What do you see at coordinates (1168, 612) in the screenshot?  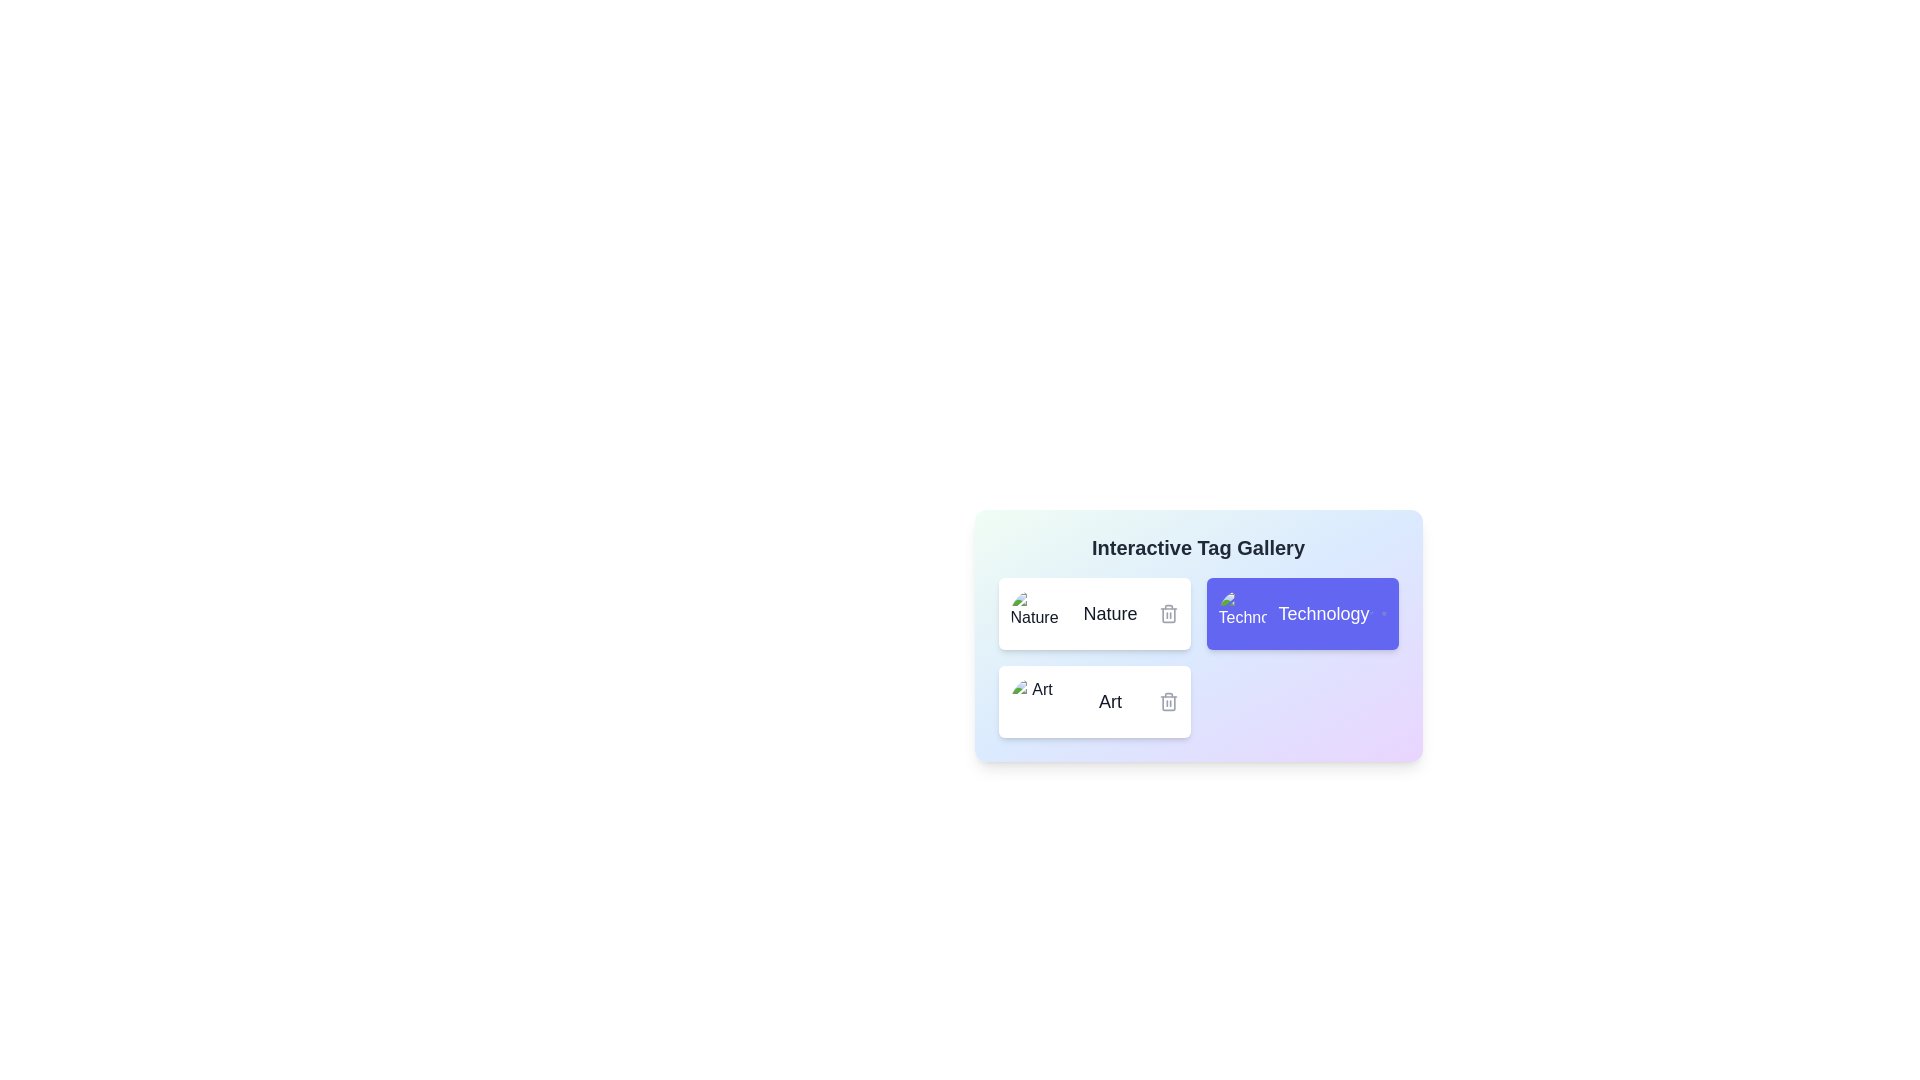 I see `the delete icon of the tag with name Nature` at bounding box center [1168, 612].